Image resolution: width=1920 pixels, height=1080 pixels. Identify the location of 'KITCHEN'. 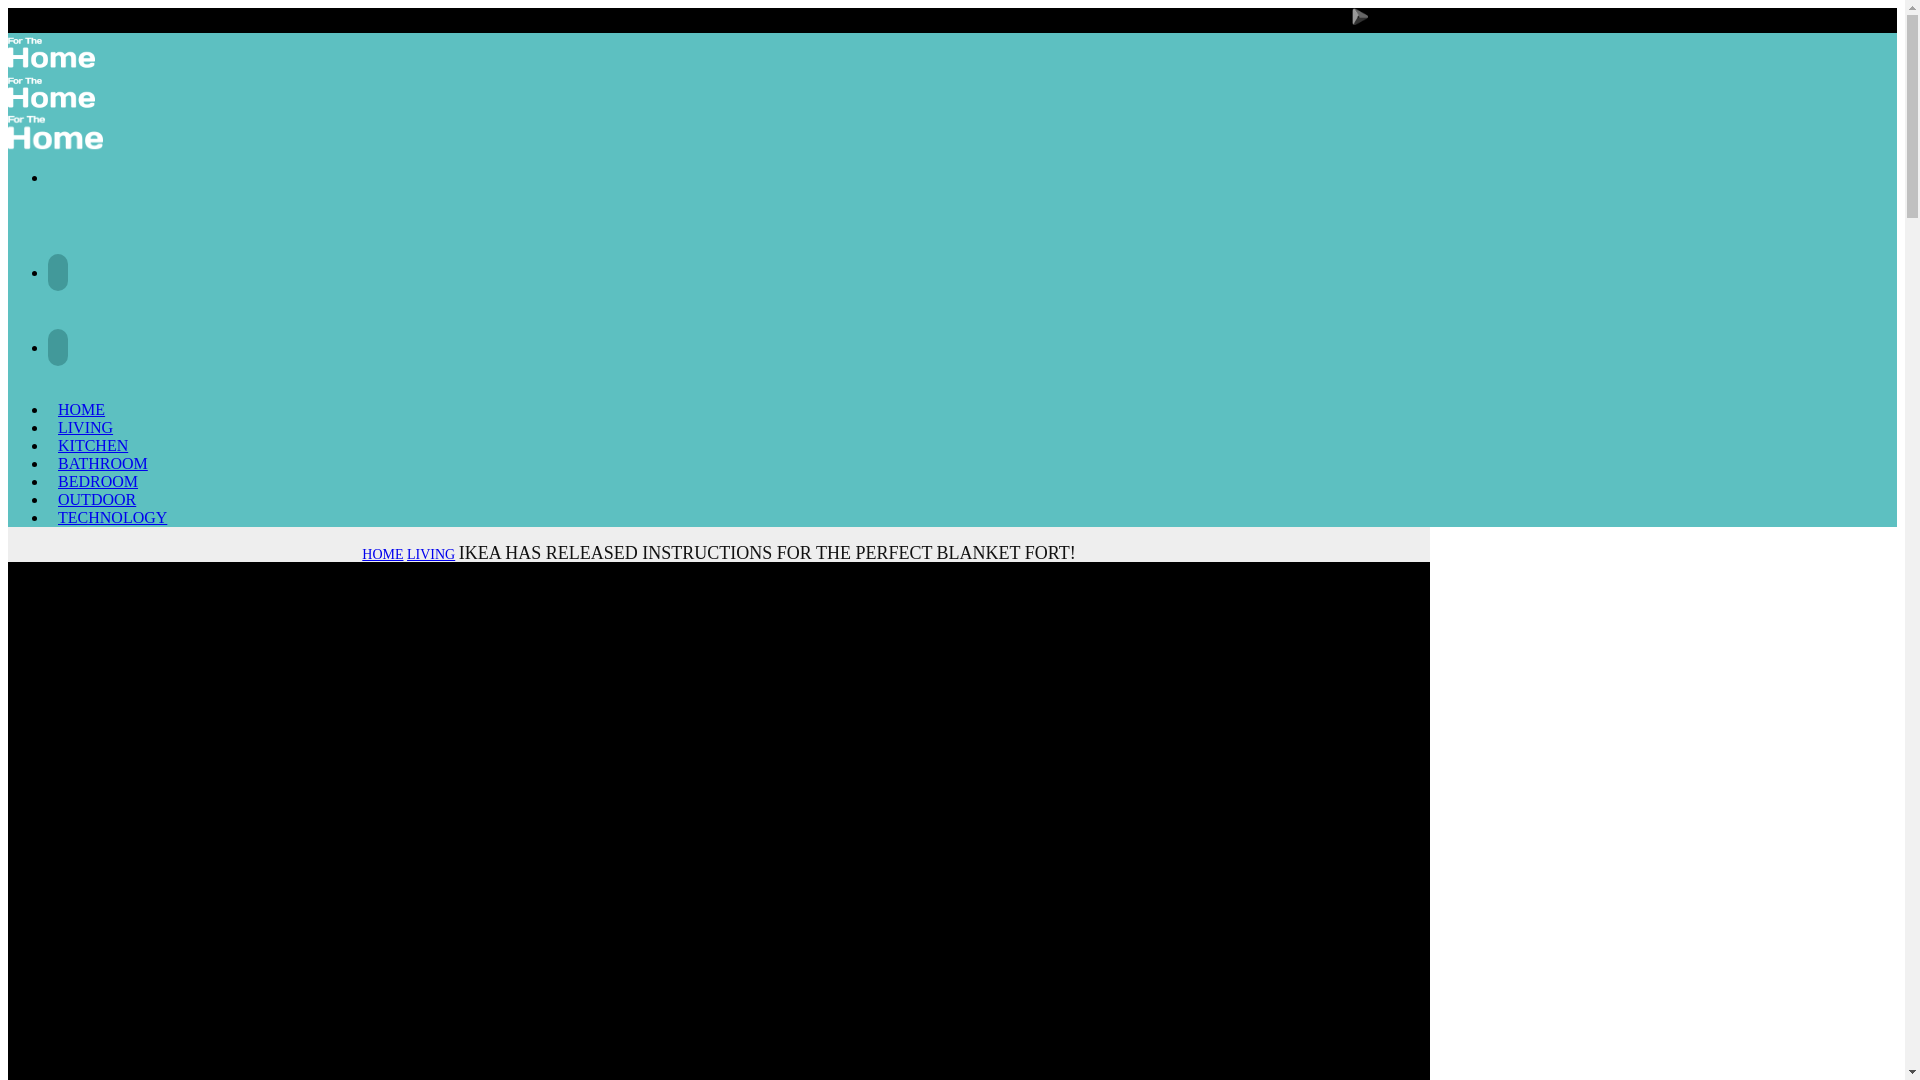
(91, 444).